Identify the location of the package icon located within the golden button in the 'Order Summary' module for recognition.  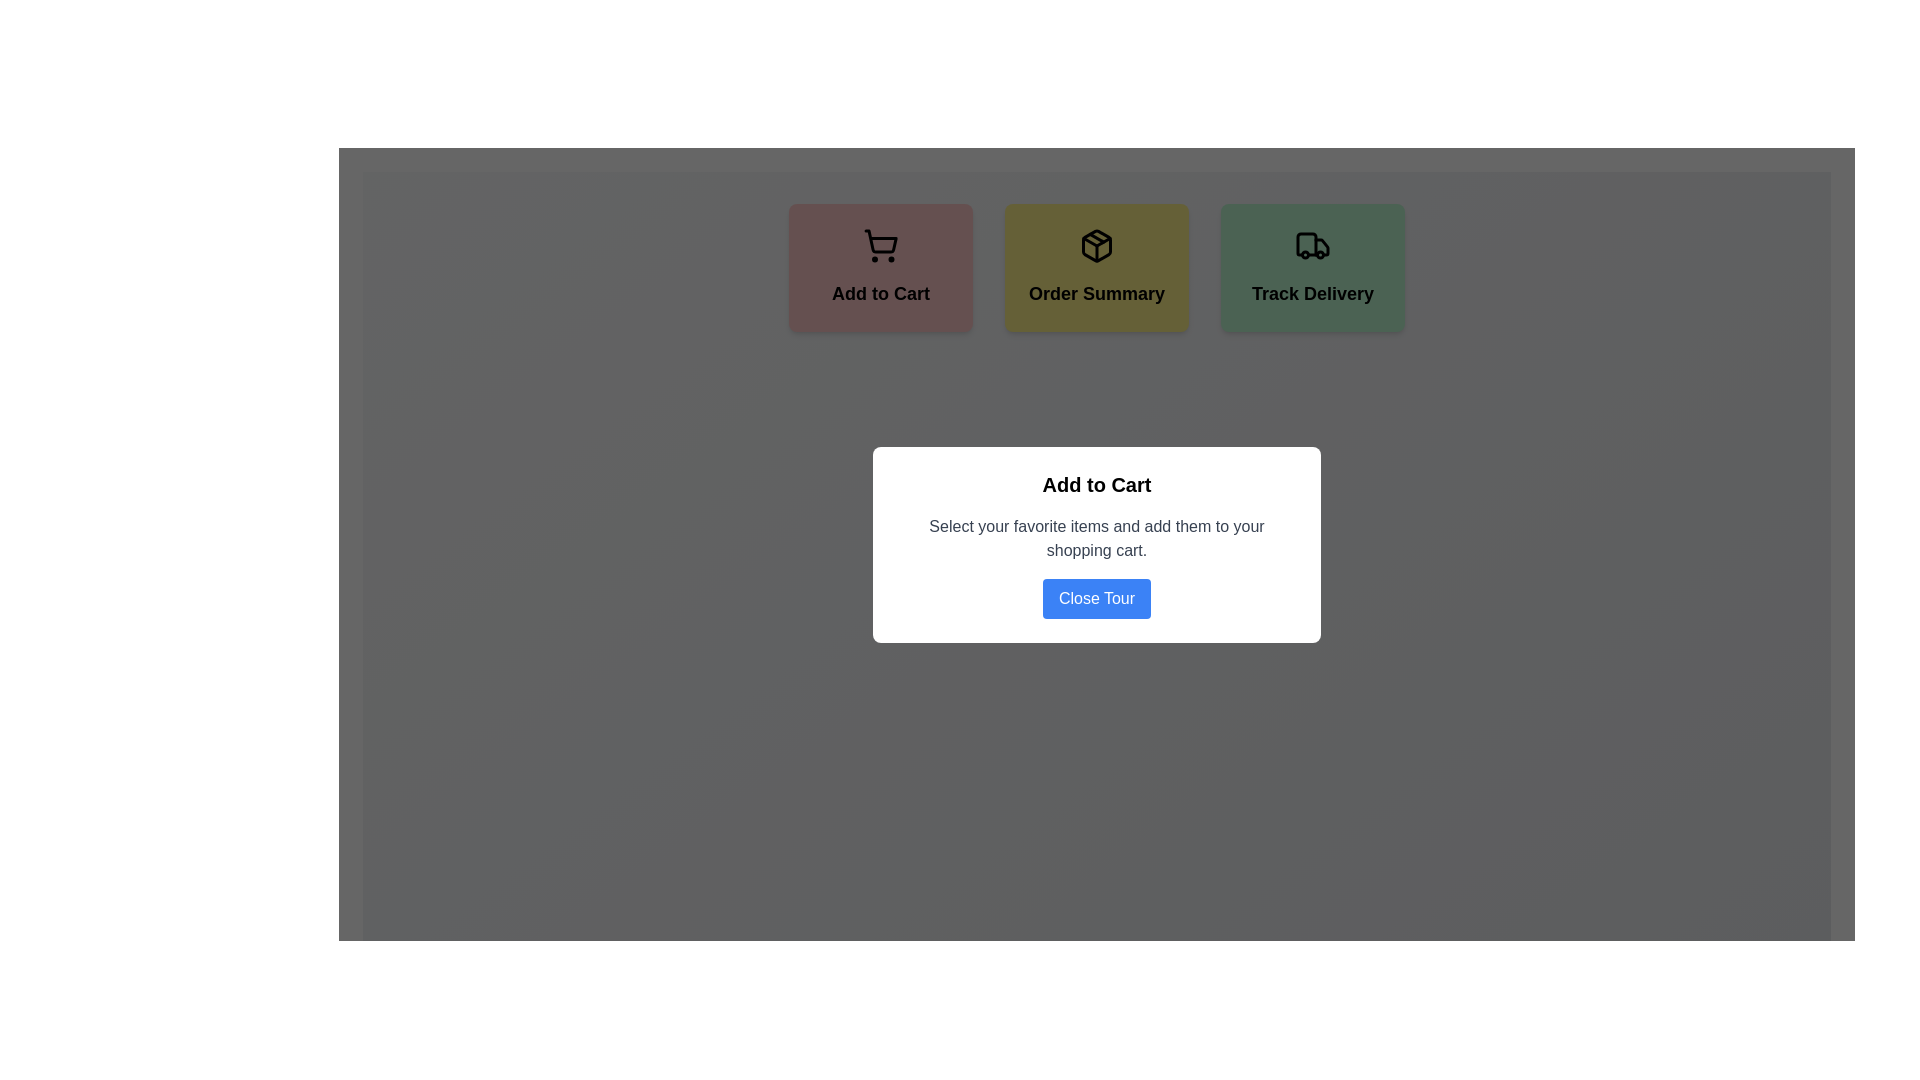
(1096, 245).